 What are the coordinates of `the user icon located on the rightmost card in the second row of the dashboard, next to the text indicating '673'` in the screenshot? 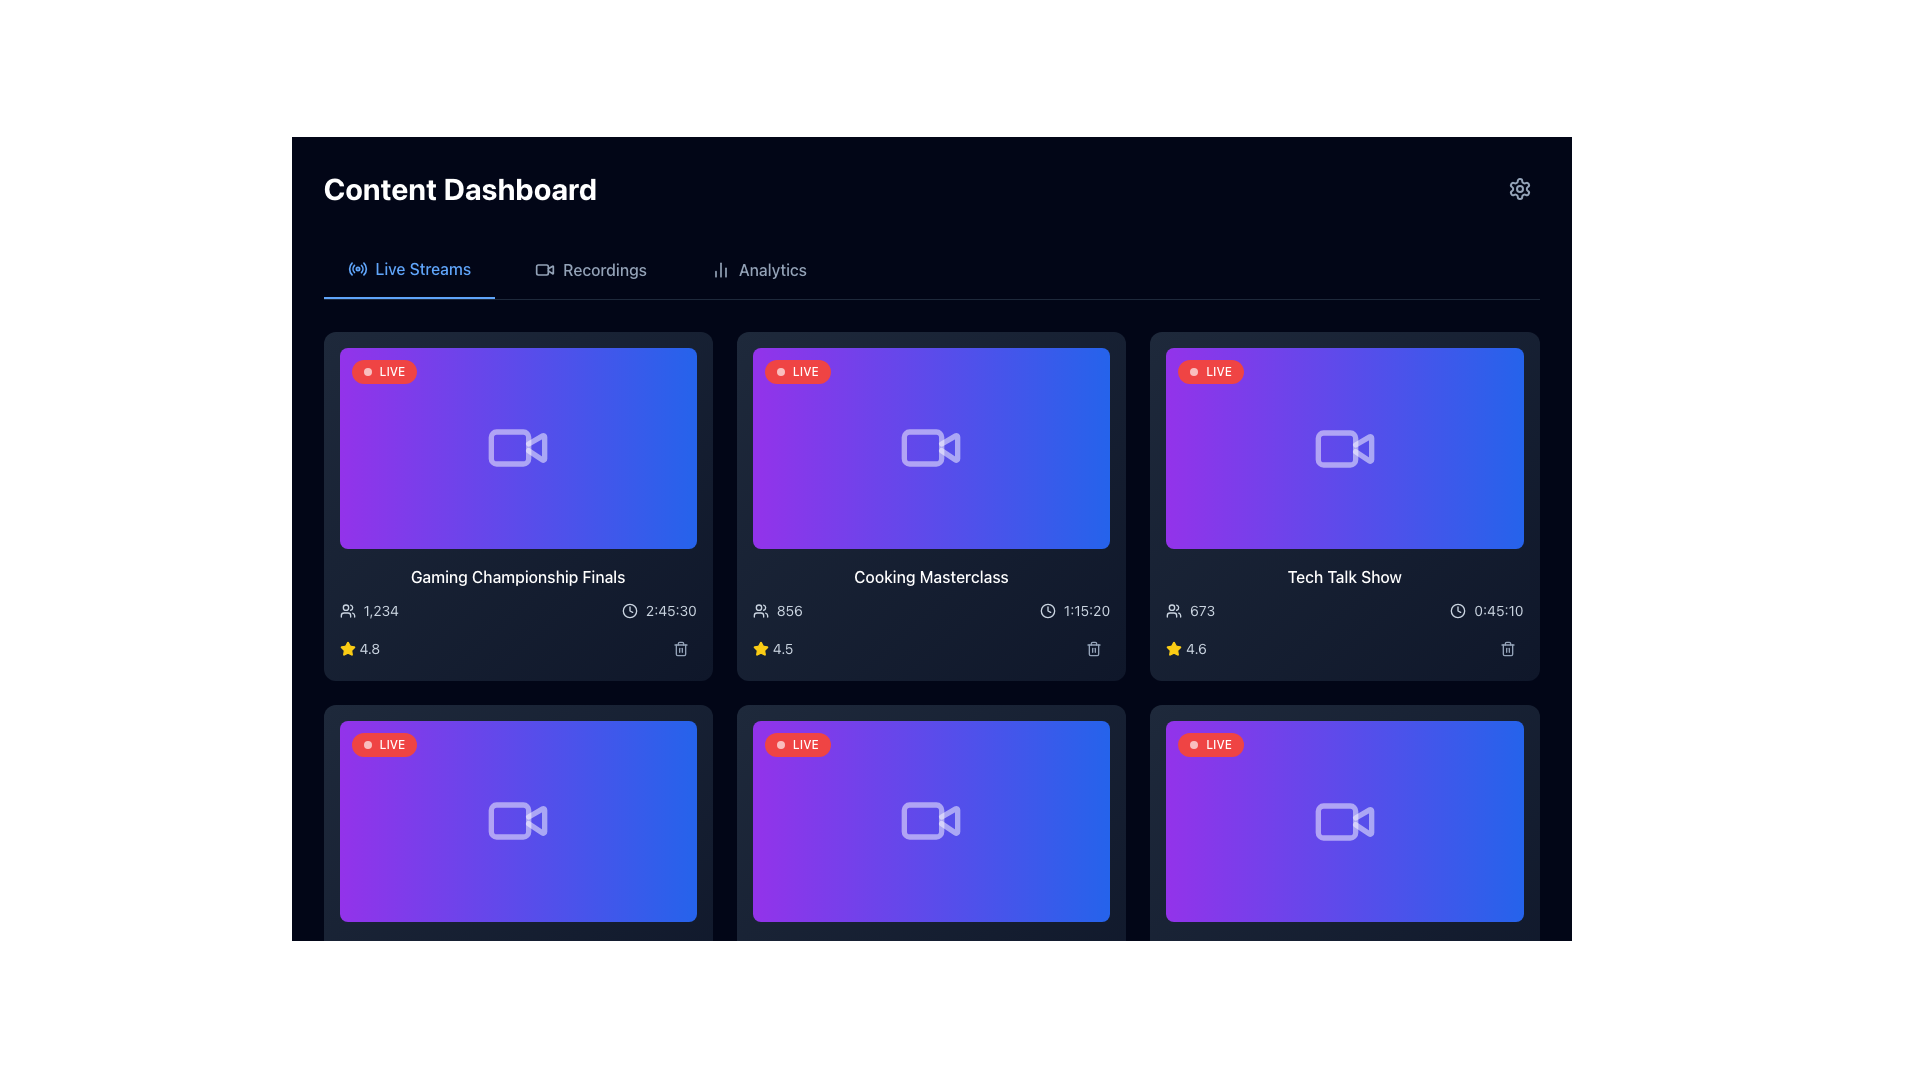 It's located at (1174, 609).